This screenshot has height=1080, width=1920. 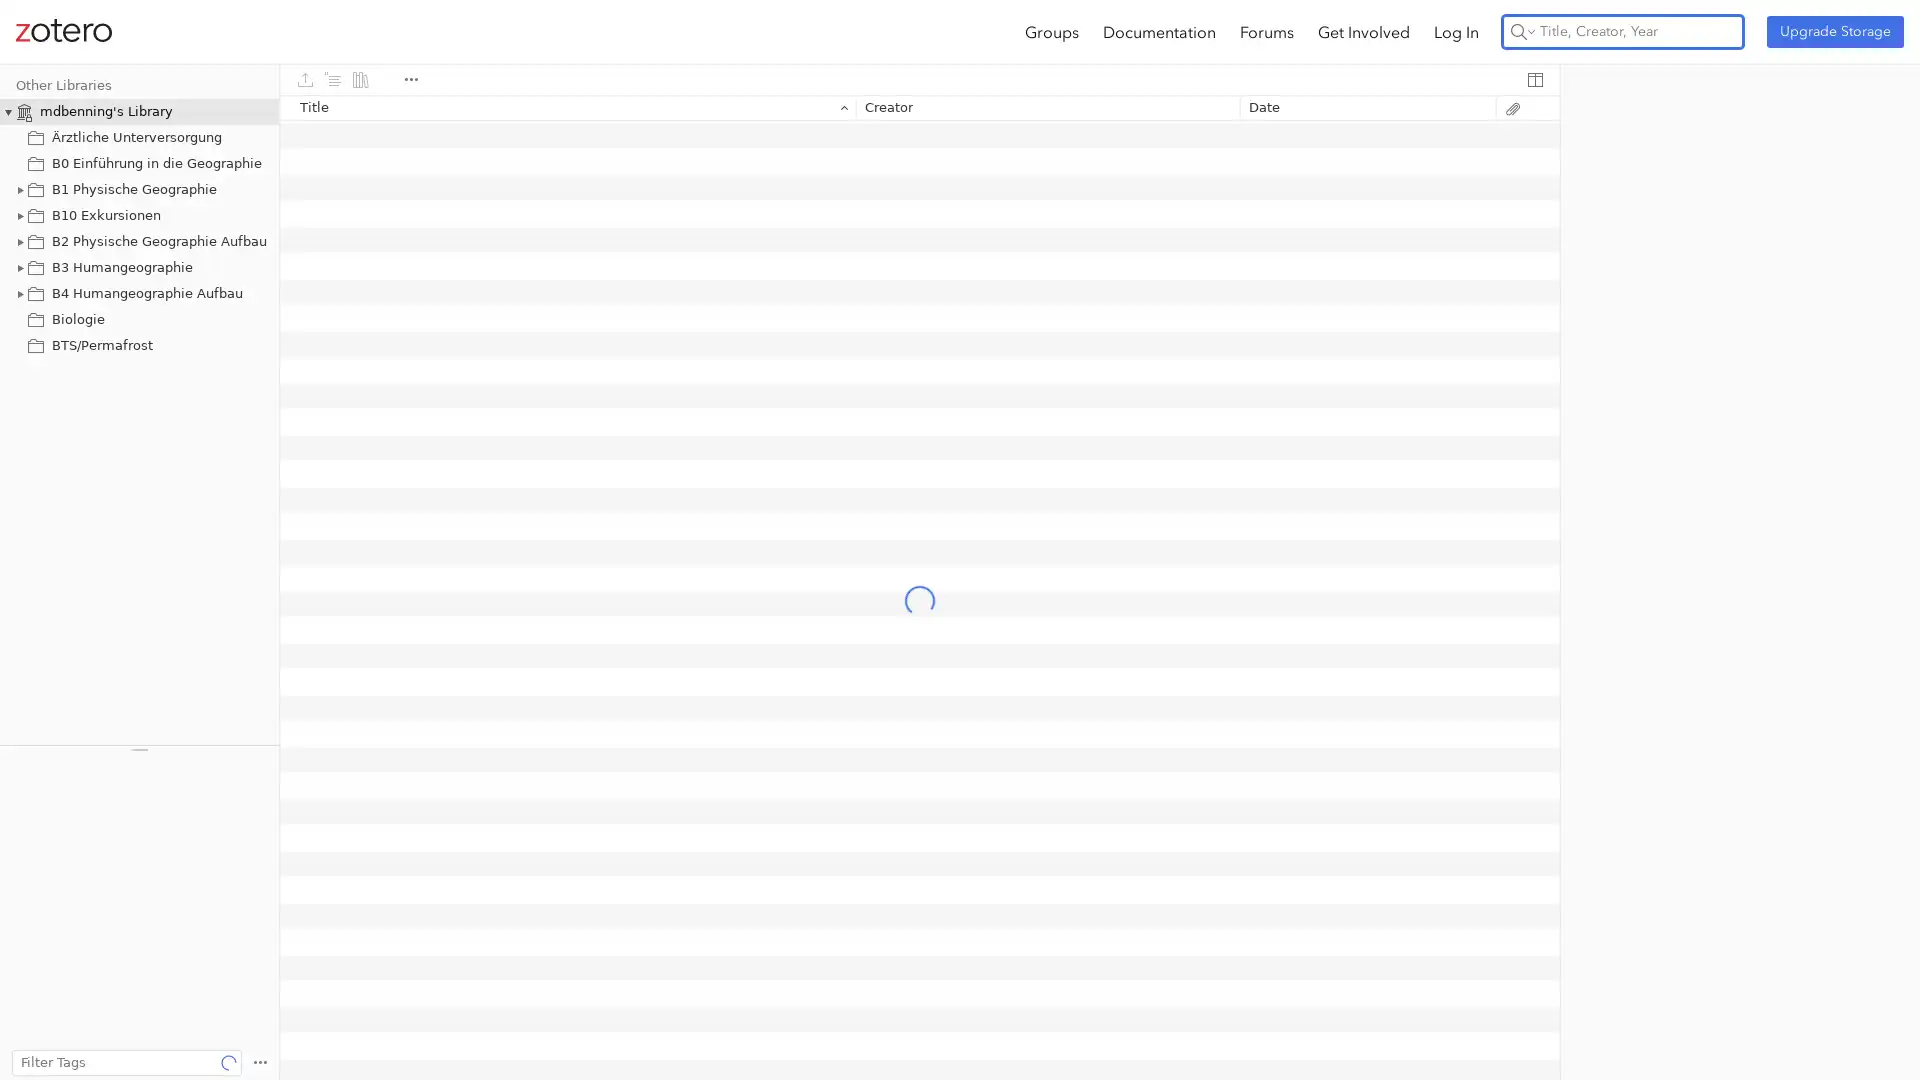 What do you see at coordinates (101, 820) in the screenshot?
I see `Bundesrepublik Deutschland` at bounding box center [101, 820].